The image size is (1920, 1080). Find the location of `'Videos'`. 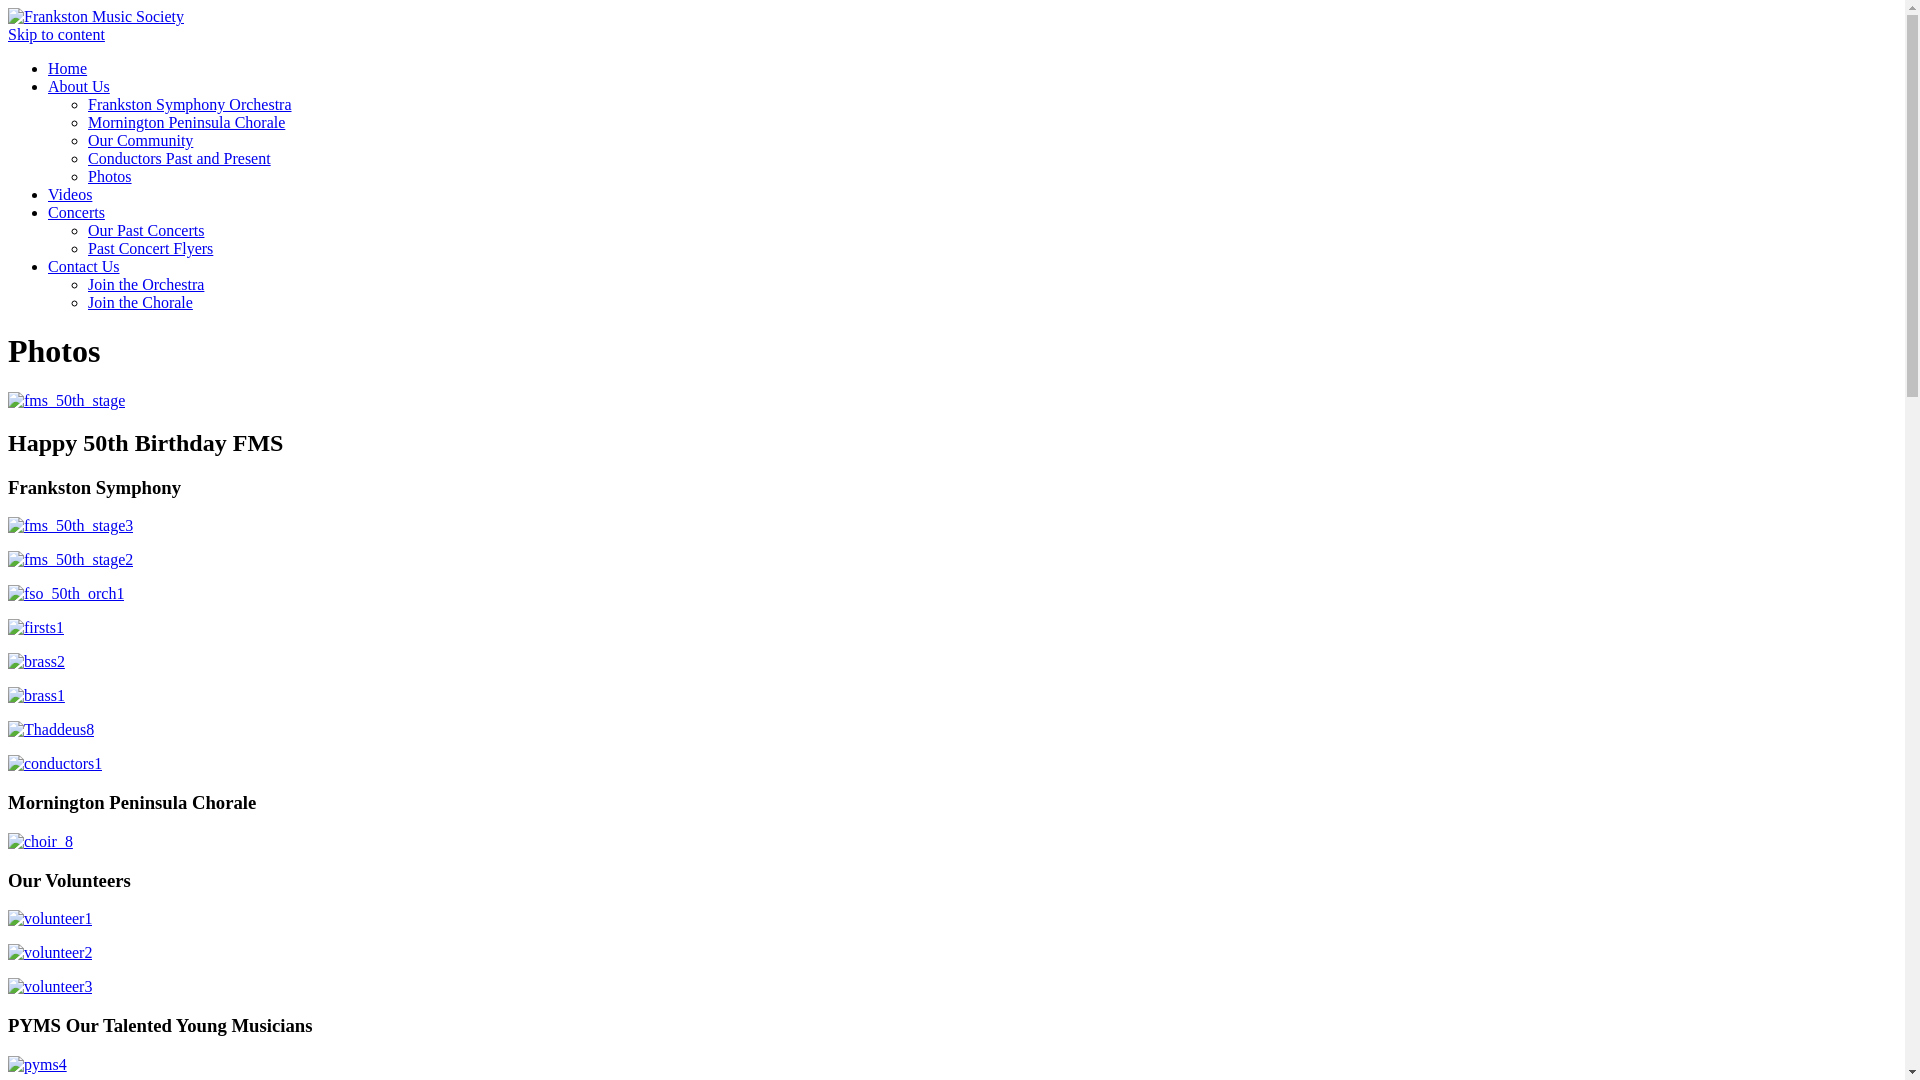

'Videos' is located at coordinates (70, 194).